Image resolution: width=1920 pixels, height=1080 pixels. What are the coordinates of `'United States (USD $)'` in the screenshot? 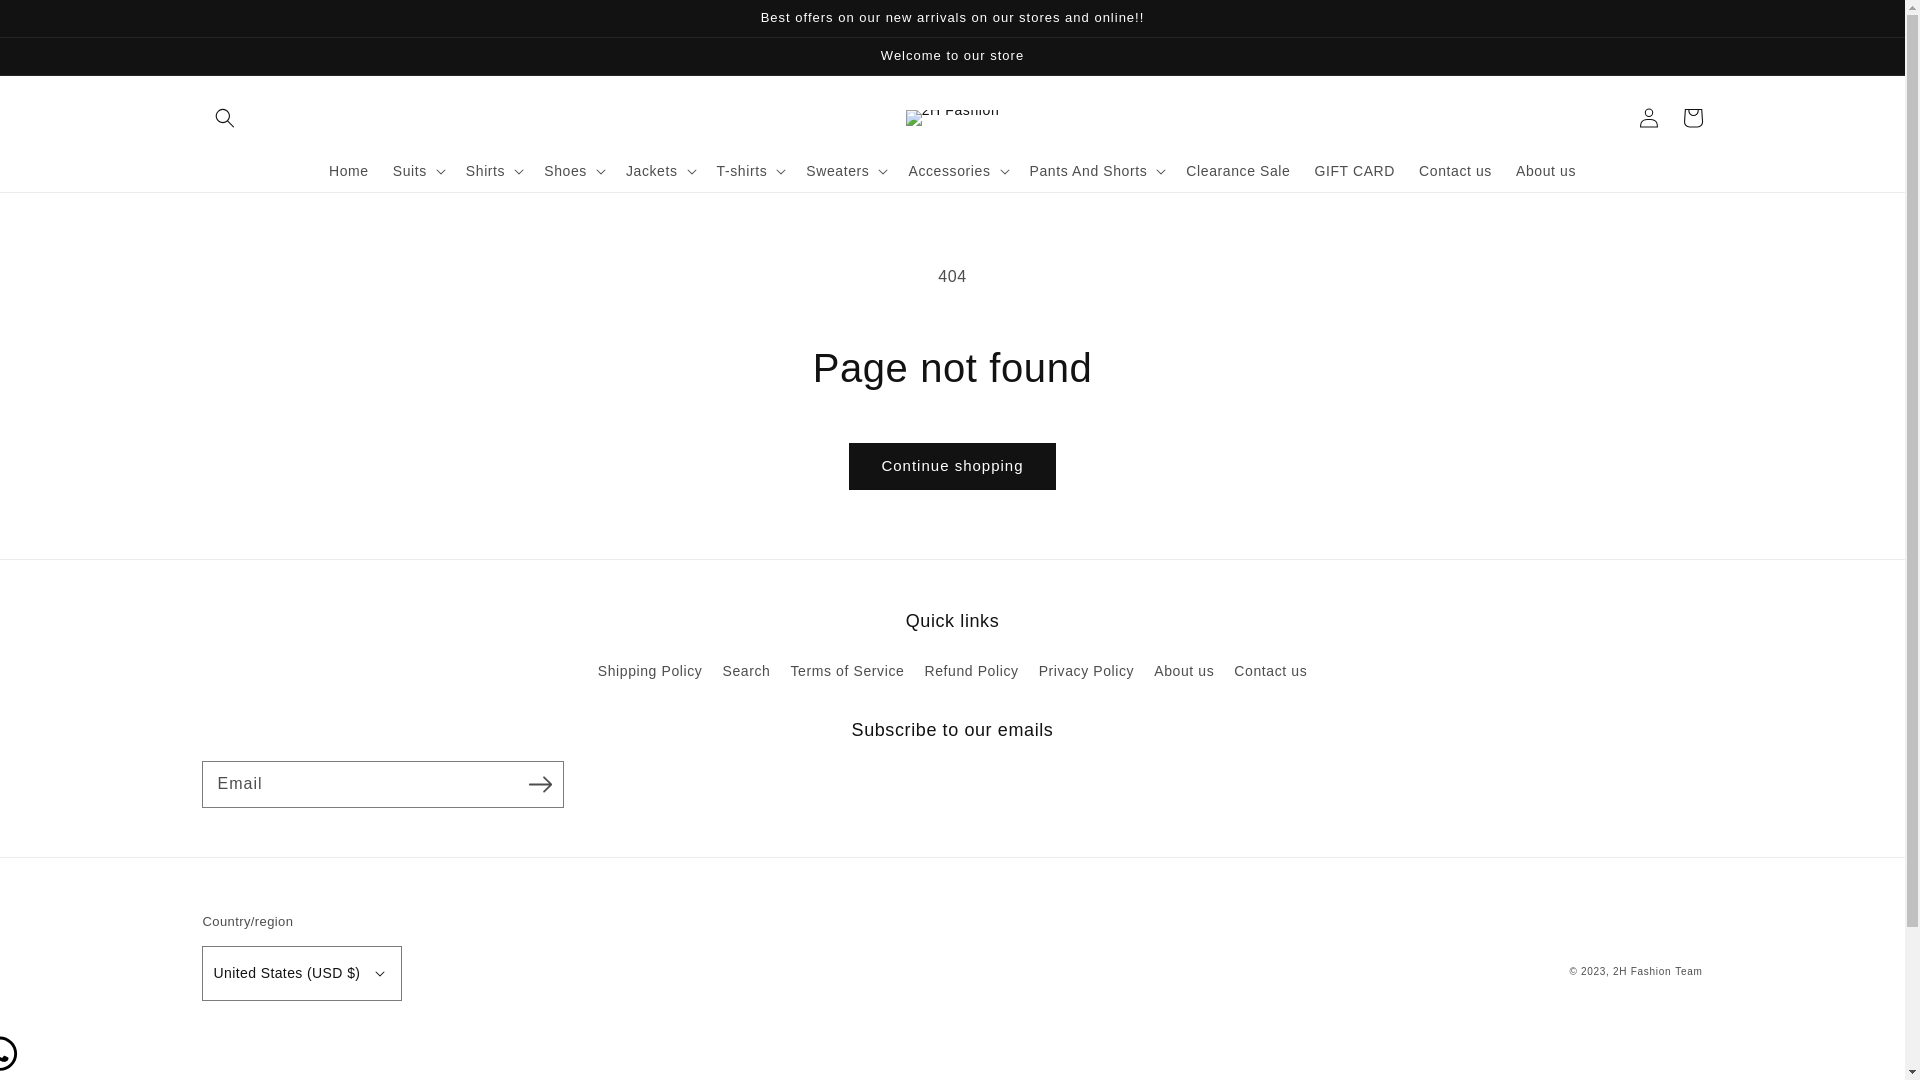 It's located at (201, 972).